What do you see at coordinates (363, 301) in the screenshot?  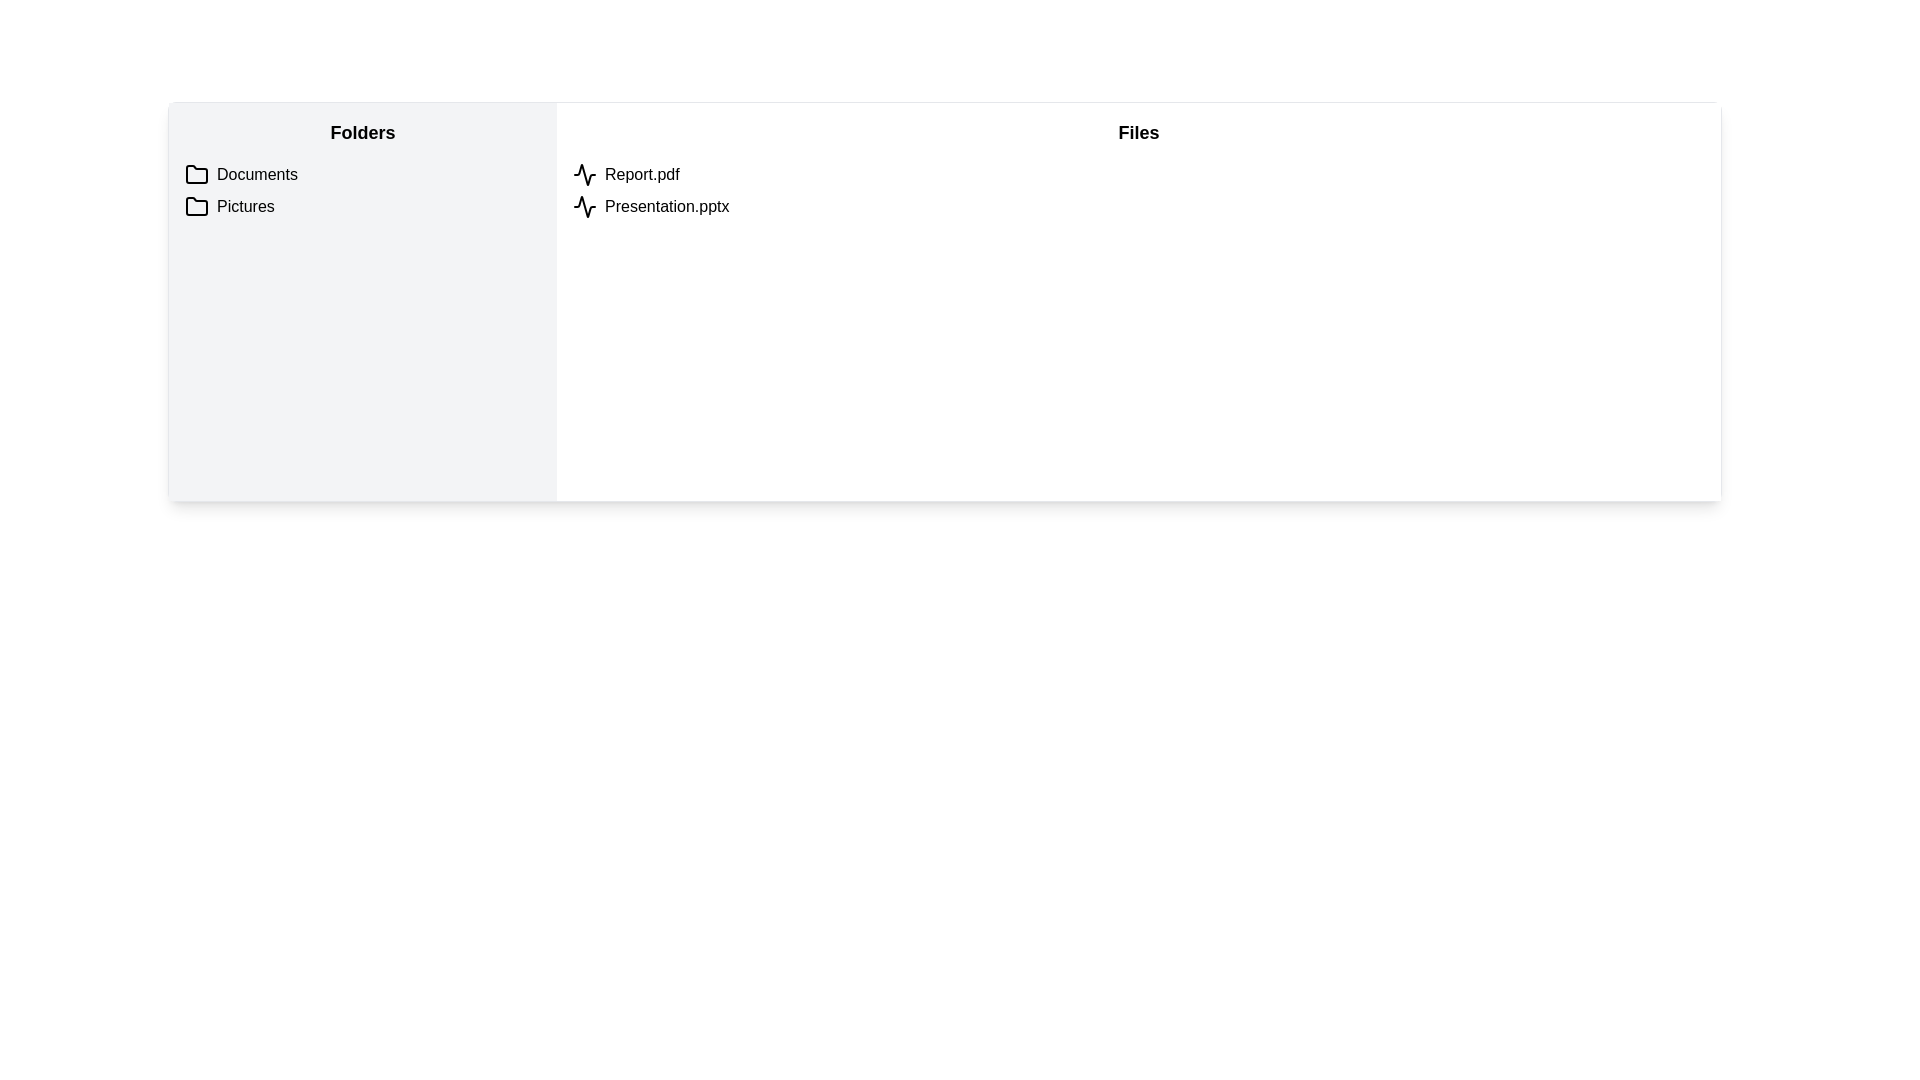 I see `the directory navigation pane element located on the leftmost quarter of the layout, which is used for categorizing folders` at bounding box center [363, 301].